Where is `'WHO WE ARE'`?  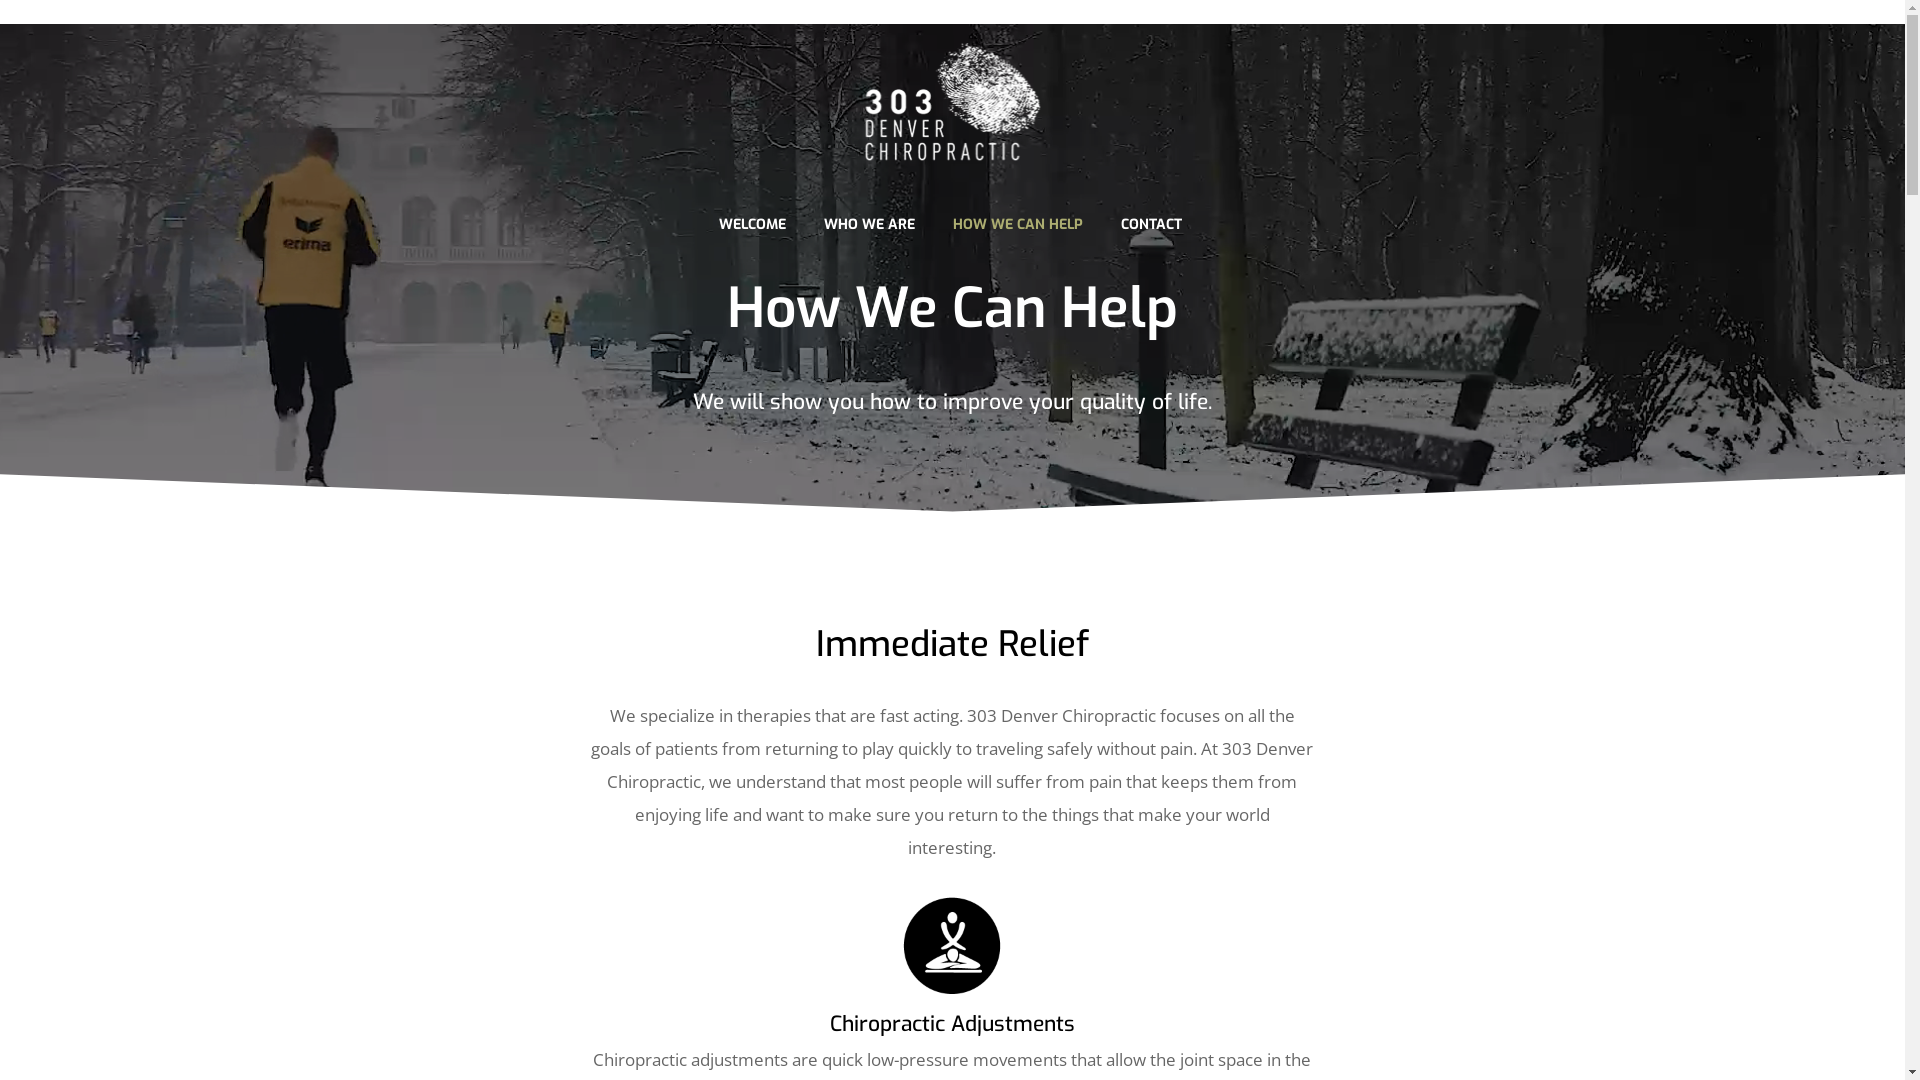 'WHO WE ARE' is located at coordinates (868, 223).